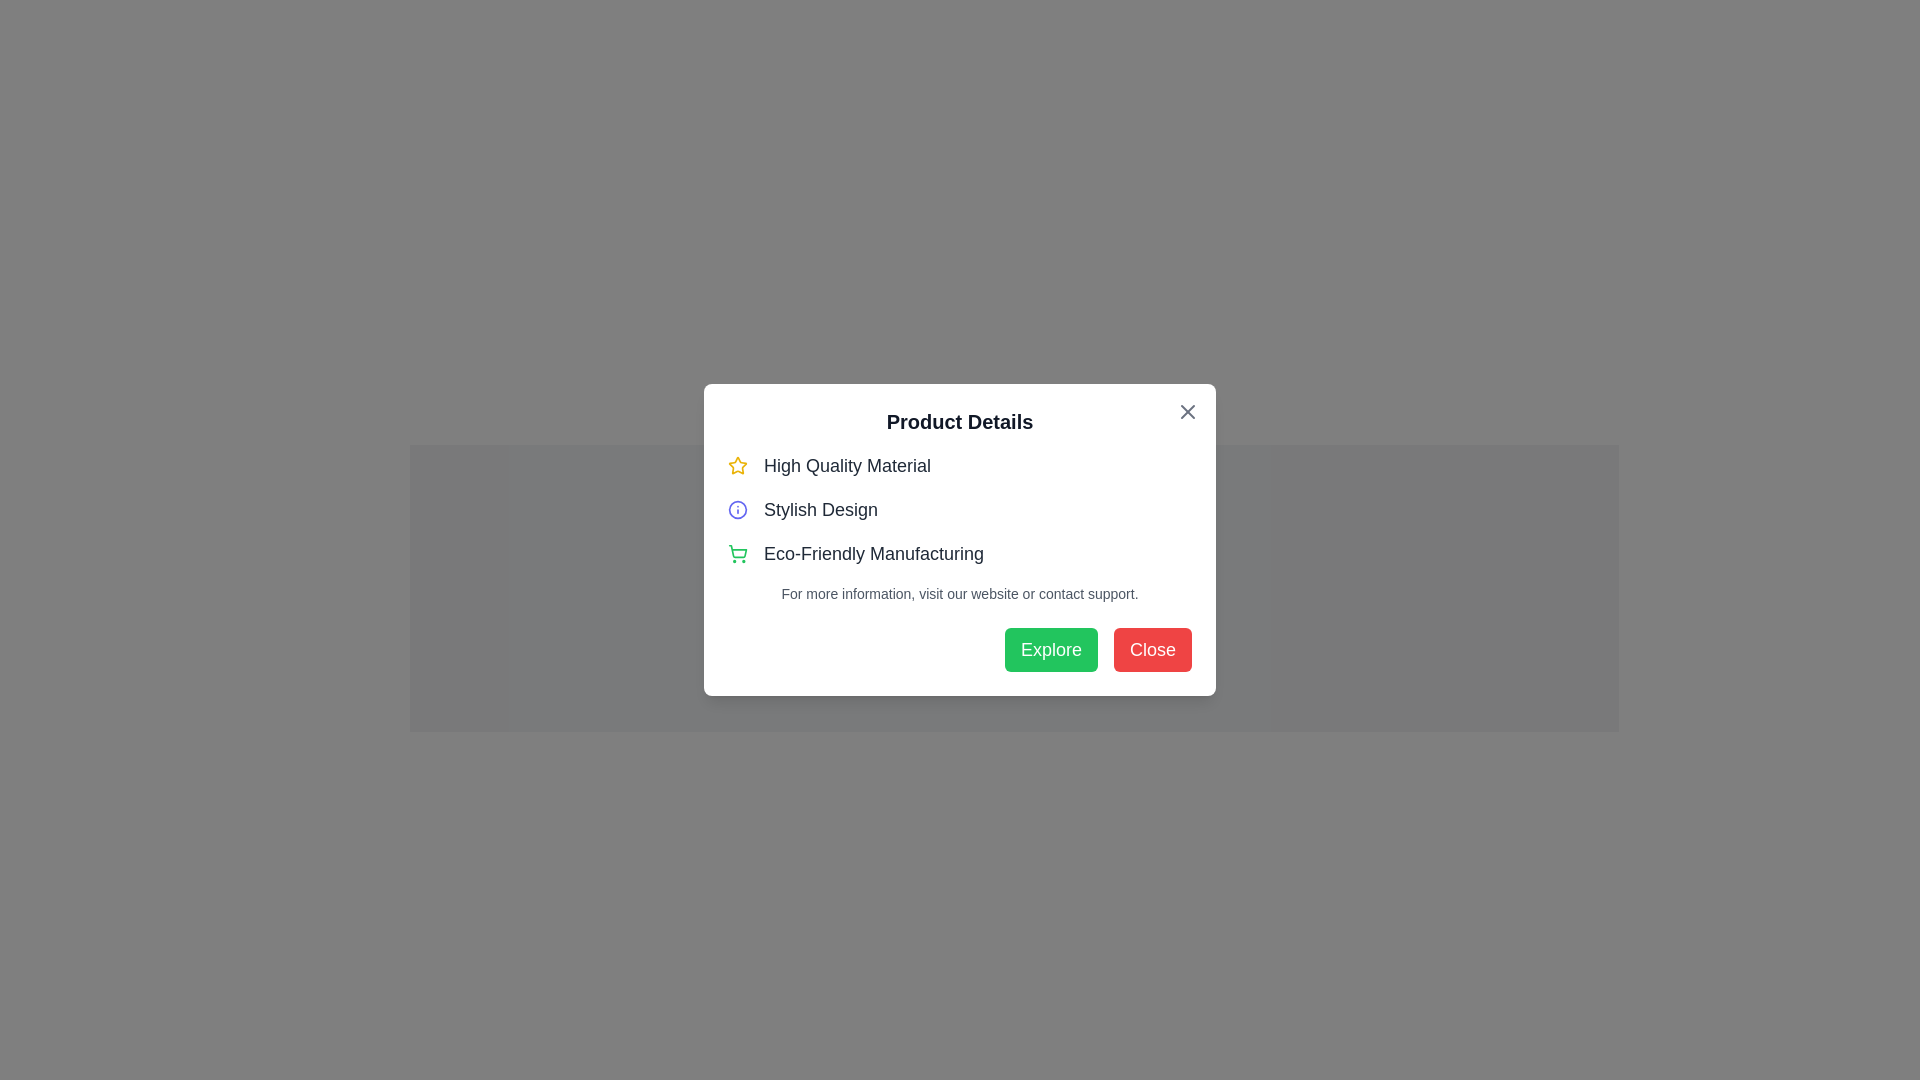 This screenshot has height=1080, width=1920. I want to click on the text label that describes the eco-friendly manufacturing feature, which is the third item in the 'Product Details' modal list, so click(873, 554).